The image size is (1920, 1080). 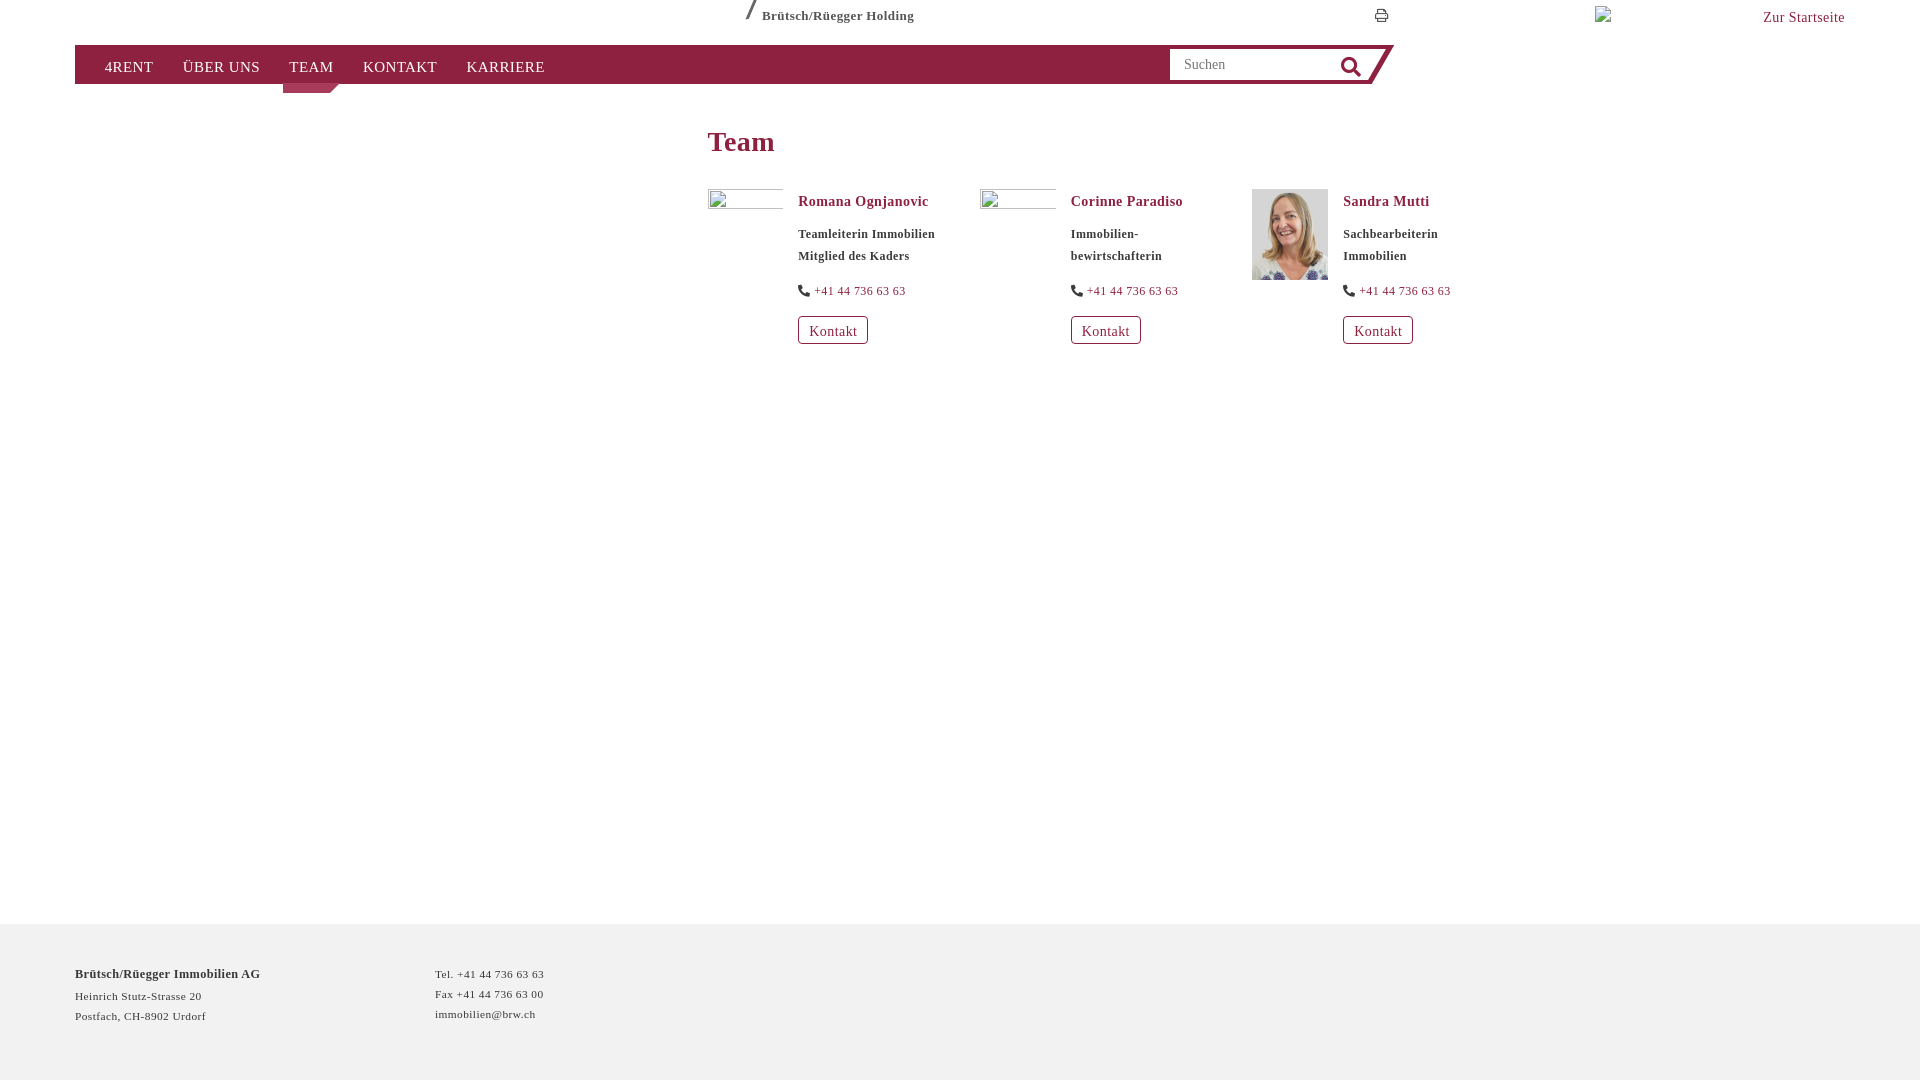 What do you see at coordinates (1085, 291) in the screenshot?
I see `'+41 44 736 63 63'` at bounding box center [1085, 291].